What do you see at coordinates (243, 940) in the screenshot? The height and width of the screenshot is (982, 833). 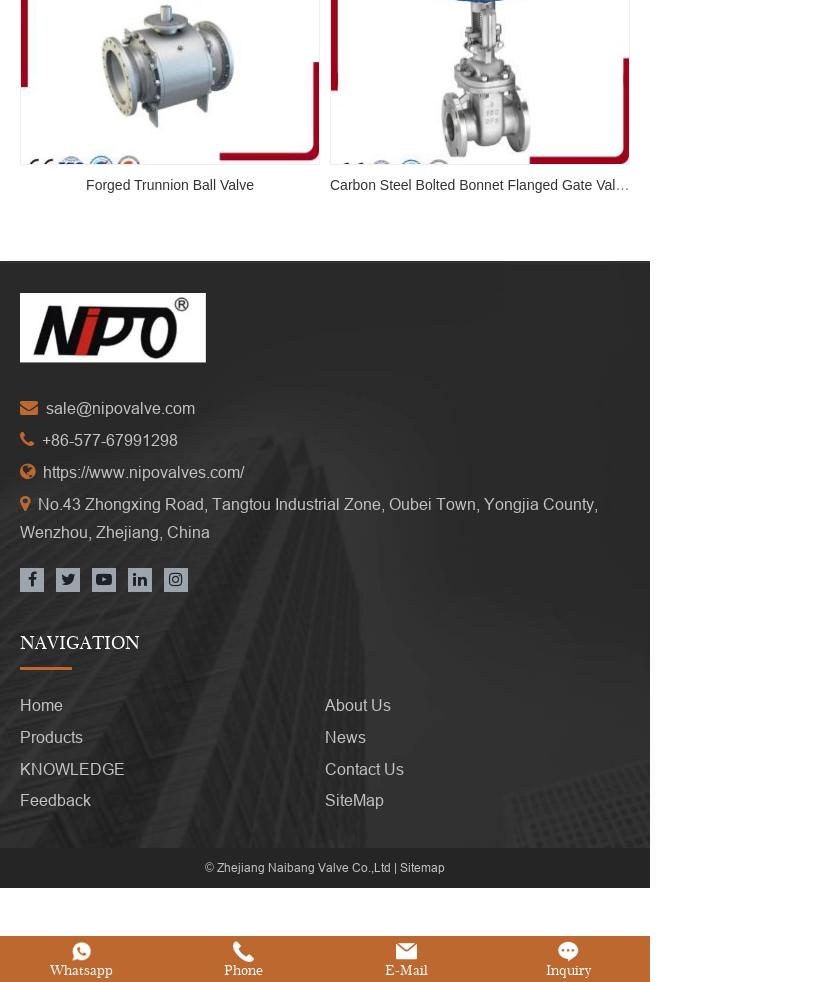 I see `'phone'` at bounding box center [243, 940].